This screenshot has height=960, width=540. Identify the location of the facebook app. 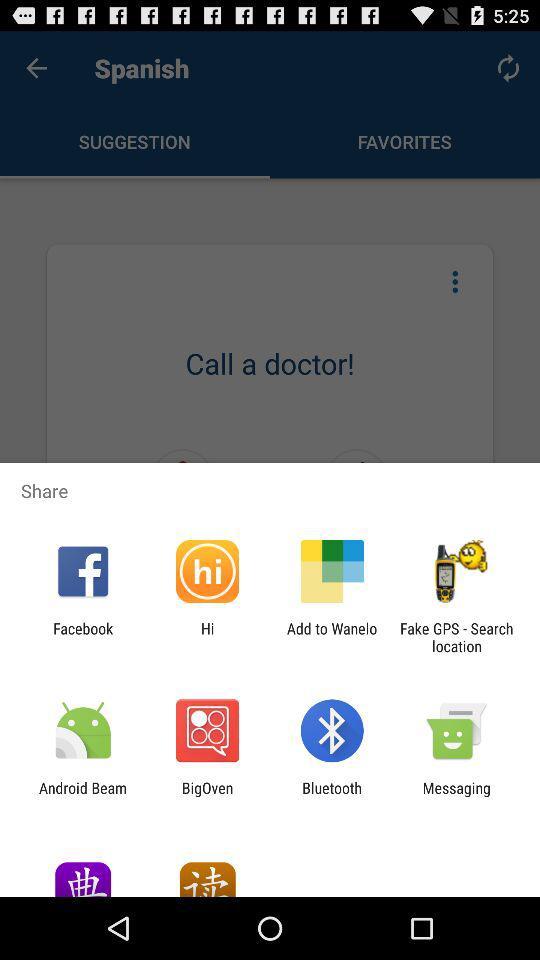
(82, 636).